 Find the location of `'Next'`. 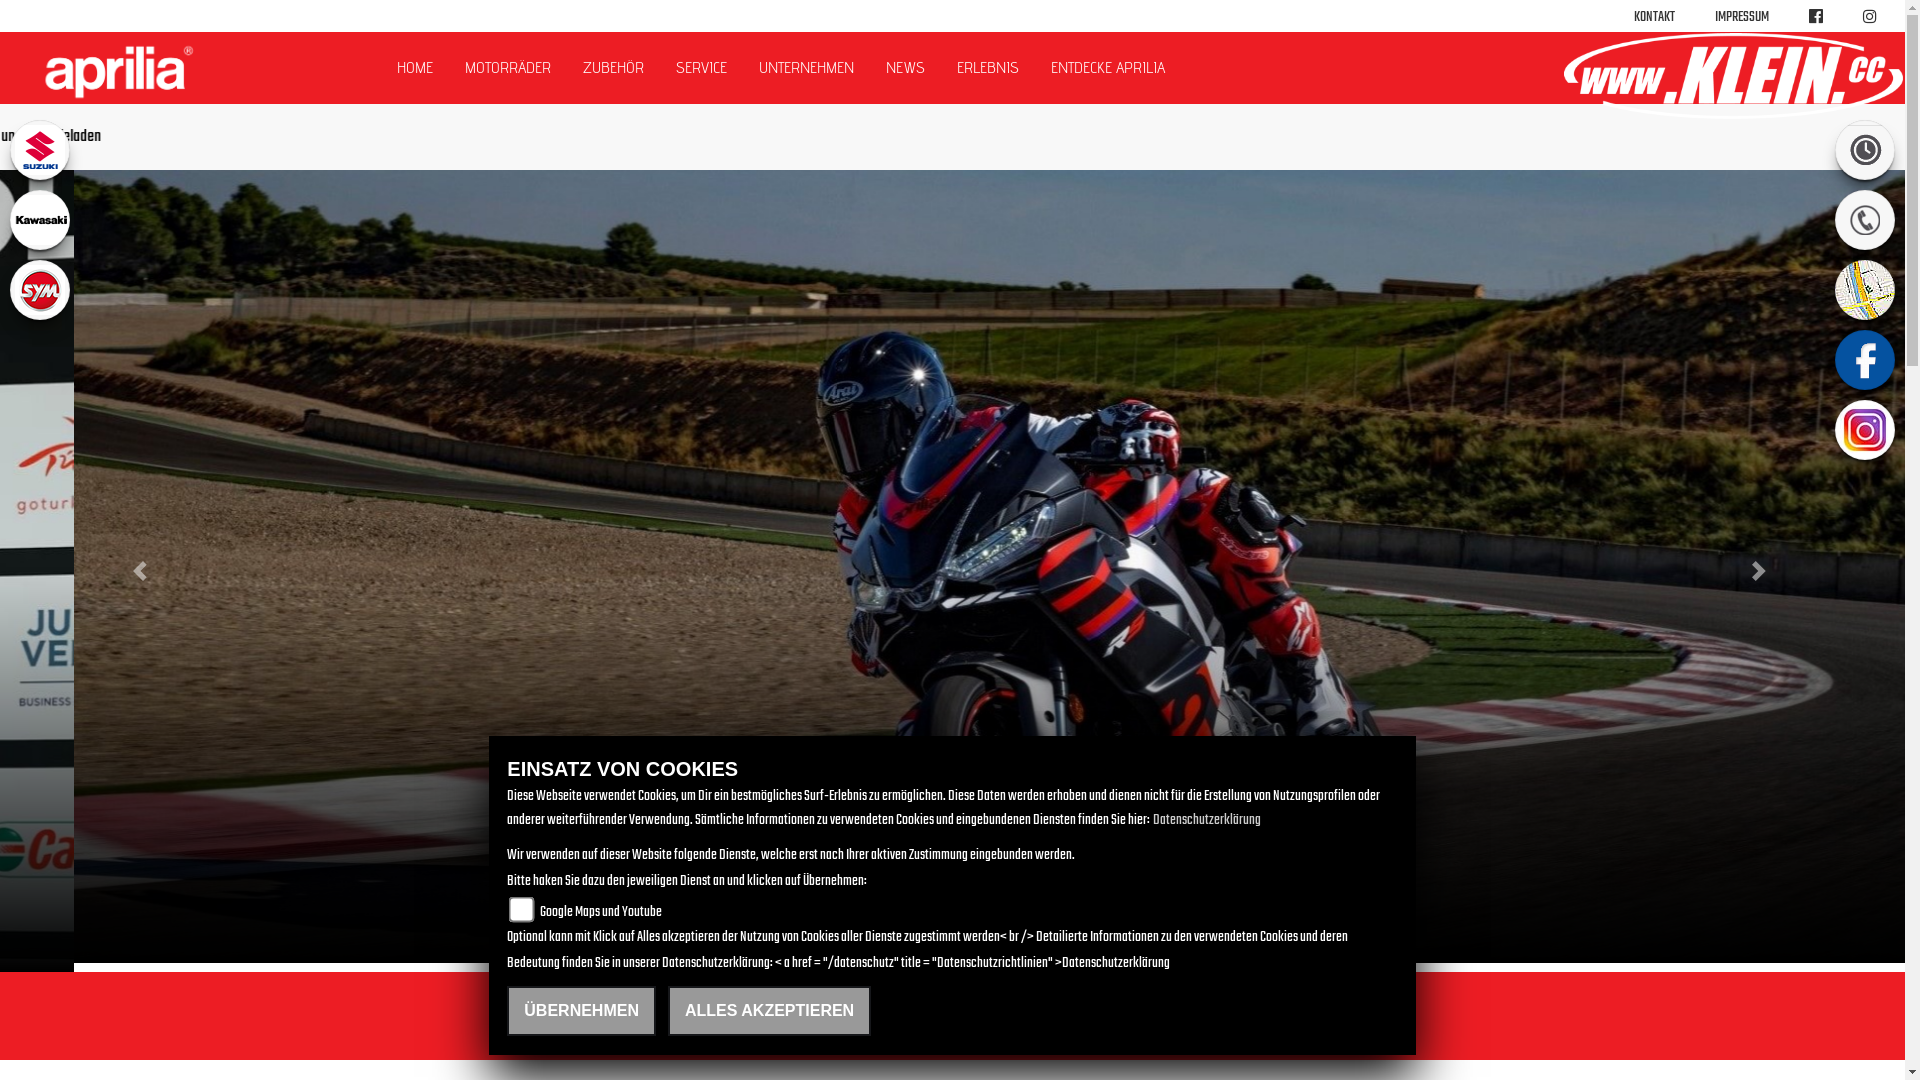

'Next' is located at coordinates (1761, 570).